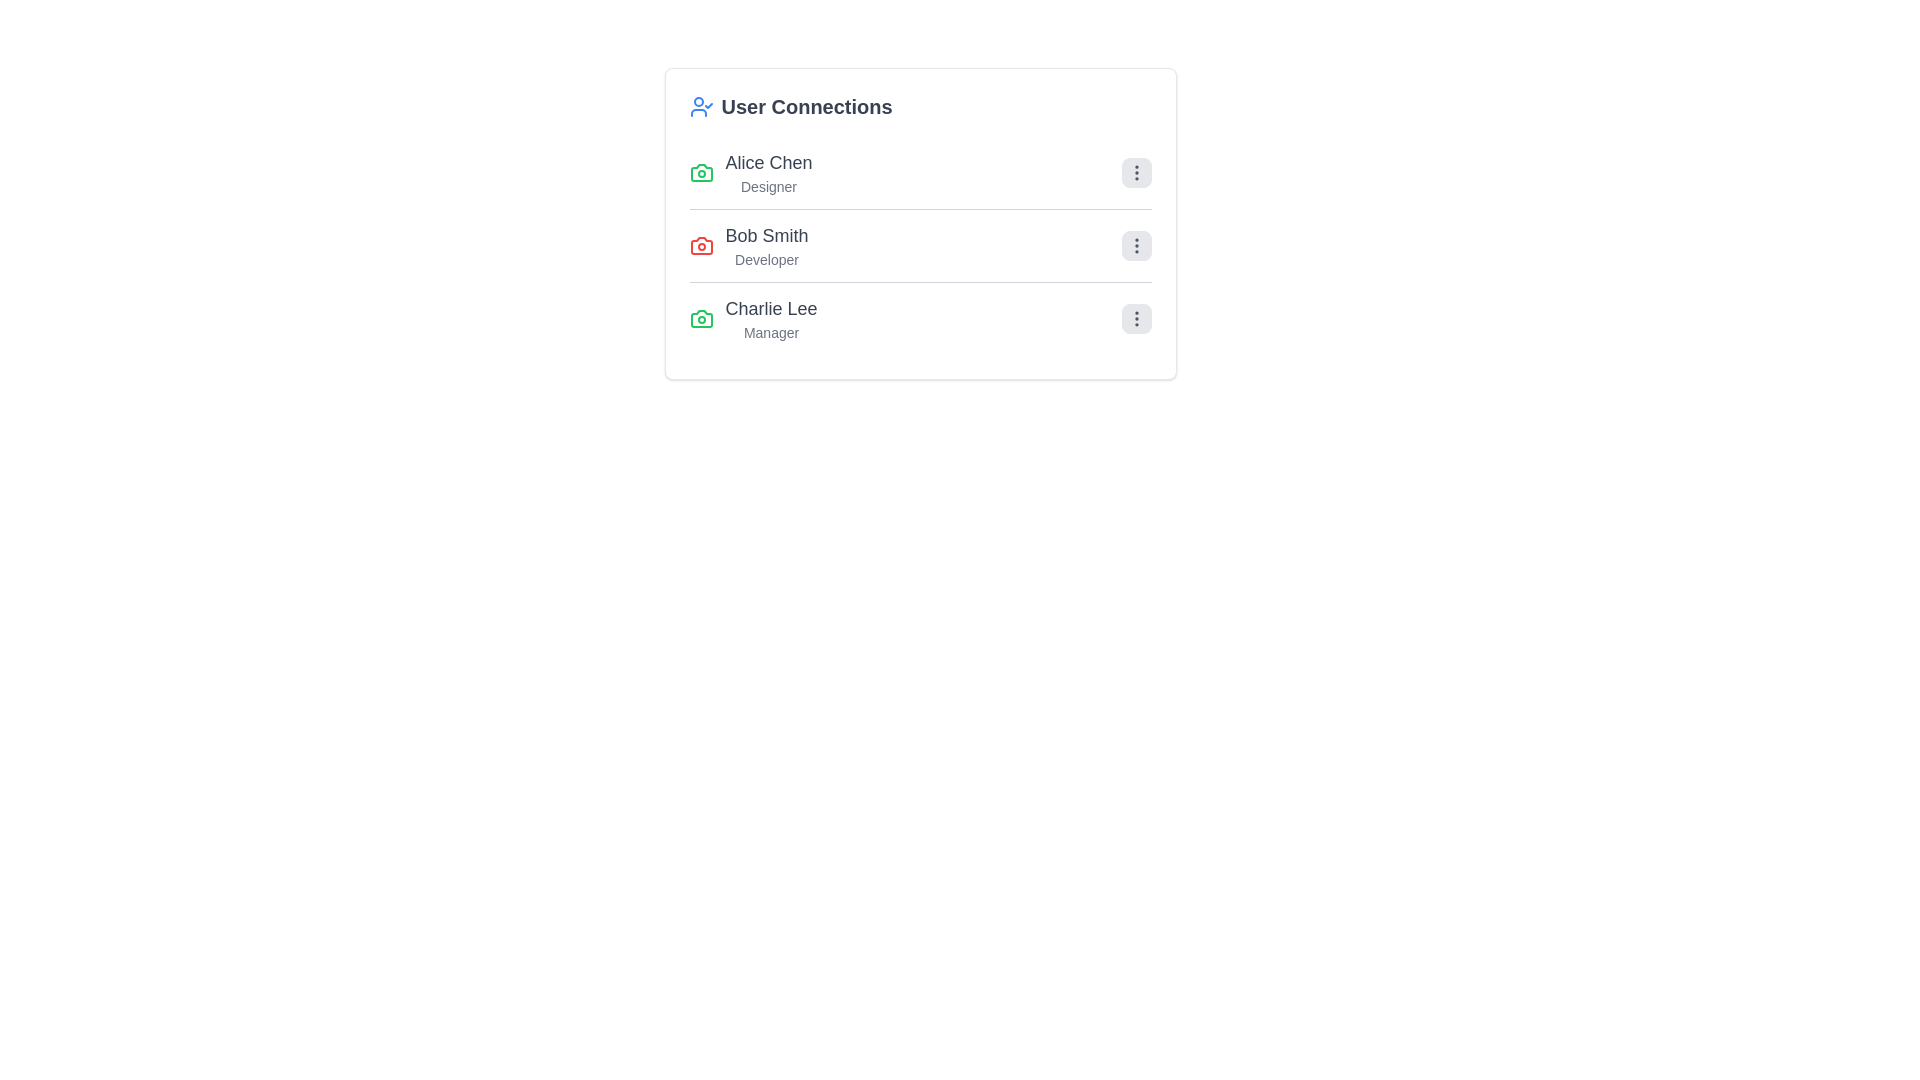 The width and height of the screenshot is (1920, 1080). Describe the element at coordinates (701, 245) in the screenshot. I see `the camera icon located to the immediate left of the text 'Bob Smith' within the 'User Connections' list, which symbolizes photography functionality` at that location.